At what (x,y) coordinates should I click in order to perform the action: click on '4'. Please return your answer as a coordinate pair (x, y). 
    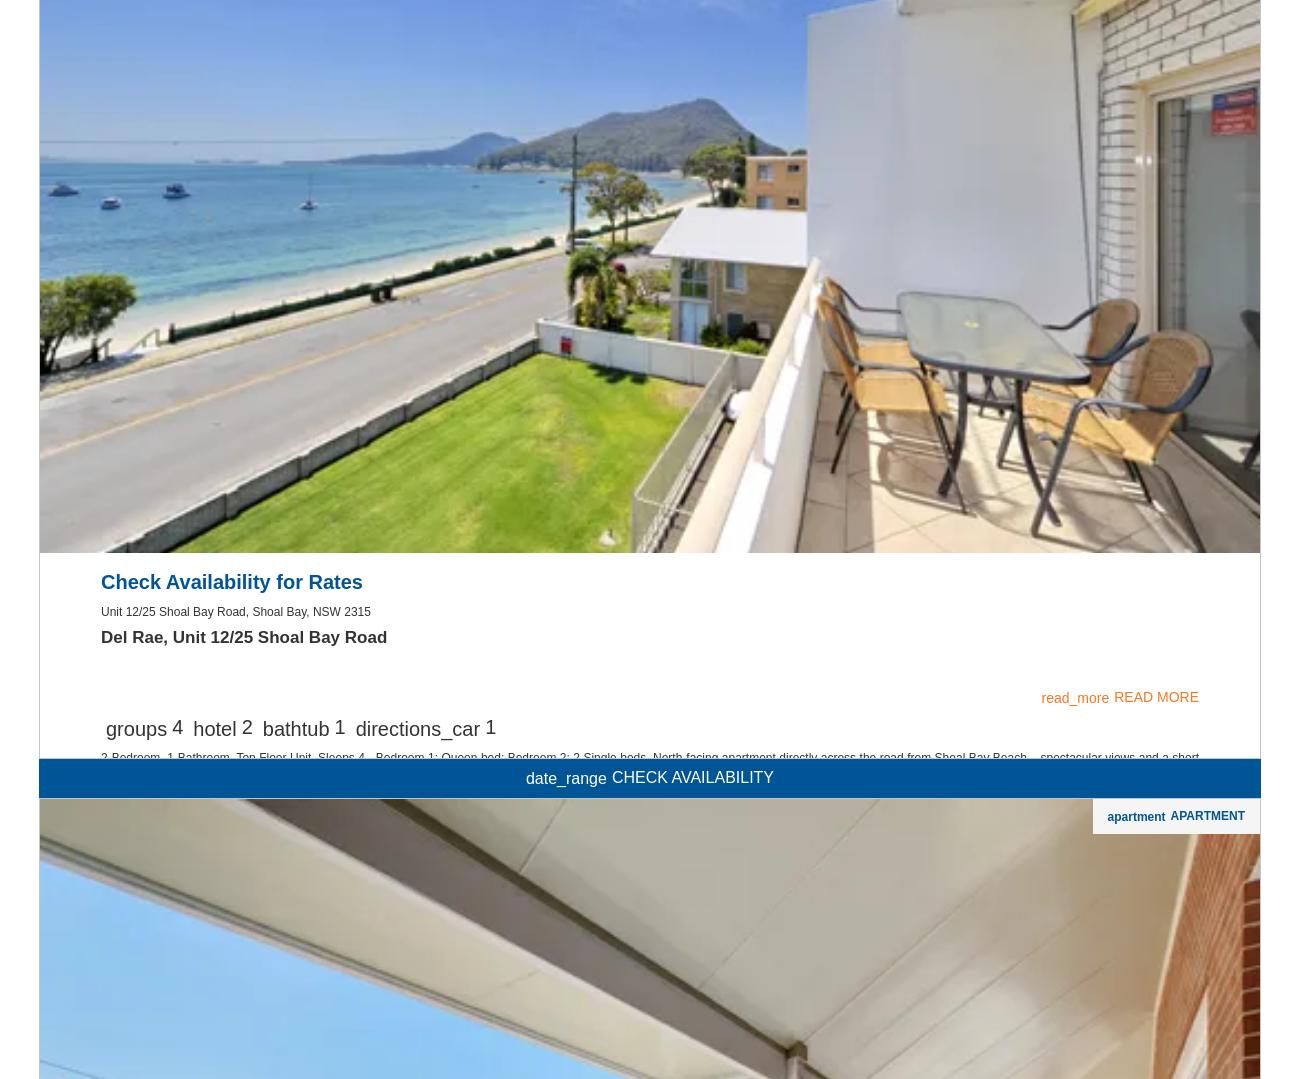
    Looking at the image, I should click on (177, 983).